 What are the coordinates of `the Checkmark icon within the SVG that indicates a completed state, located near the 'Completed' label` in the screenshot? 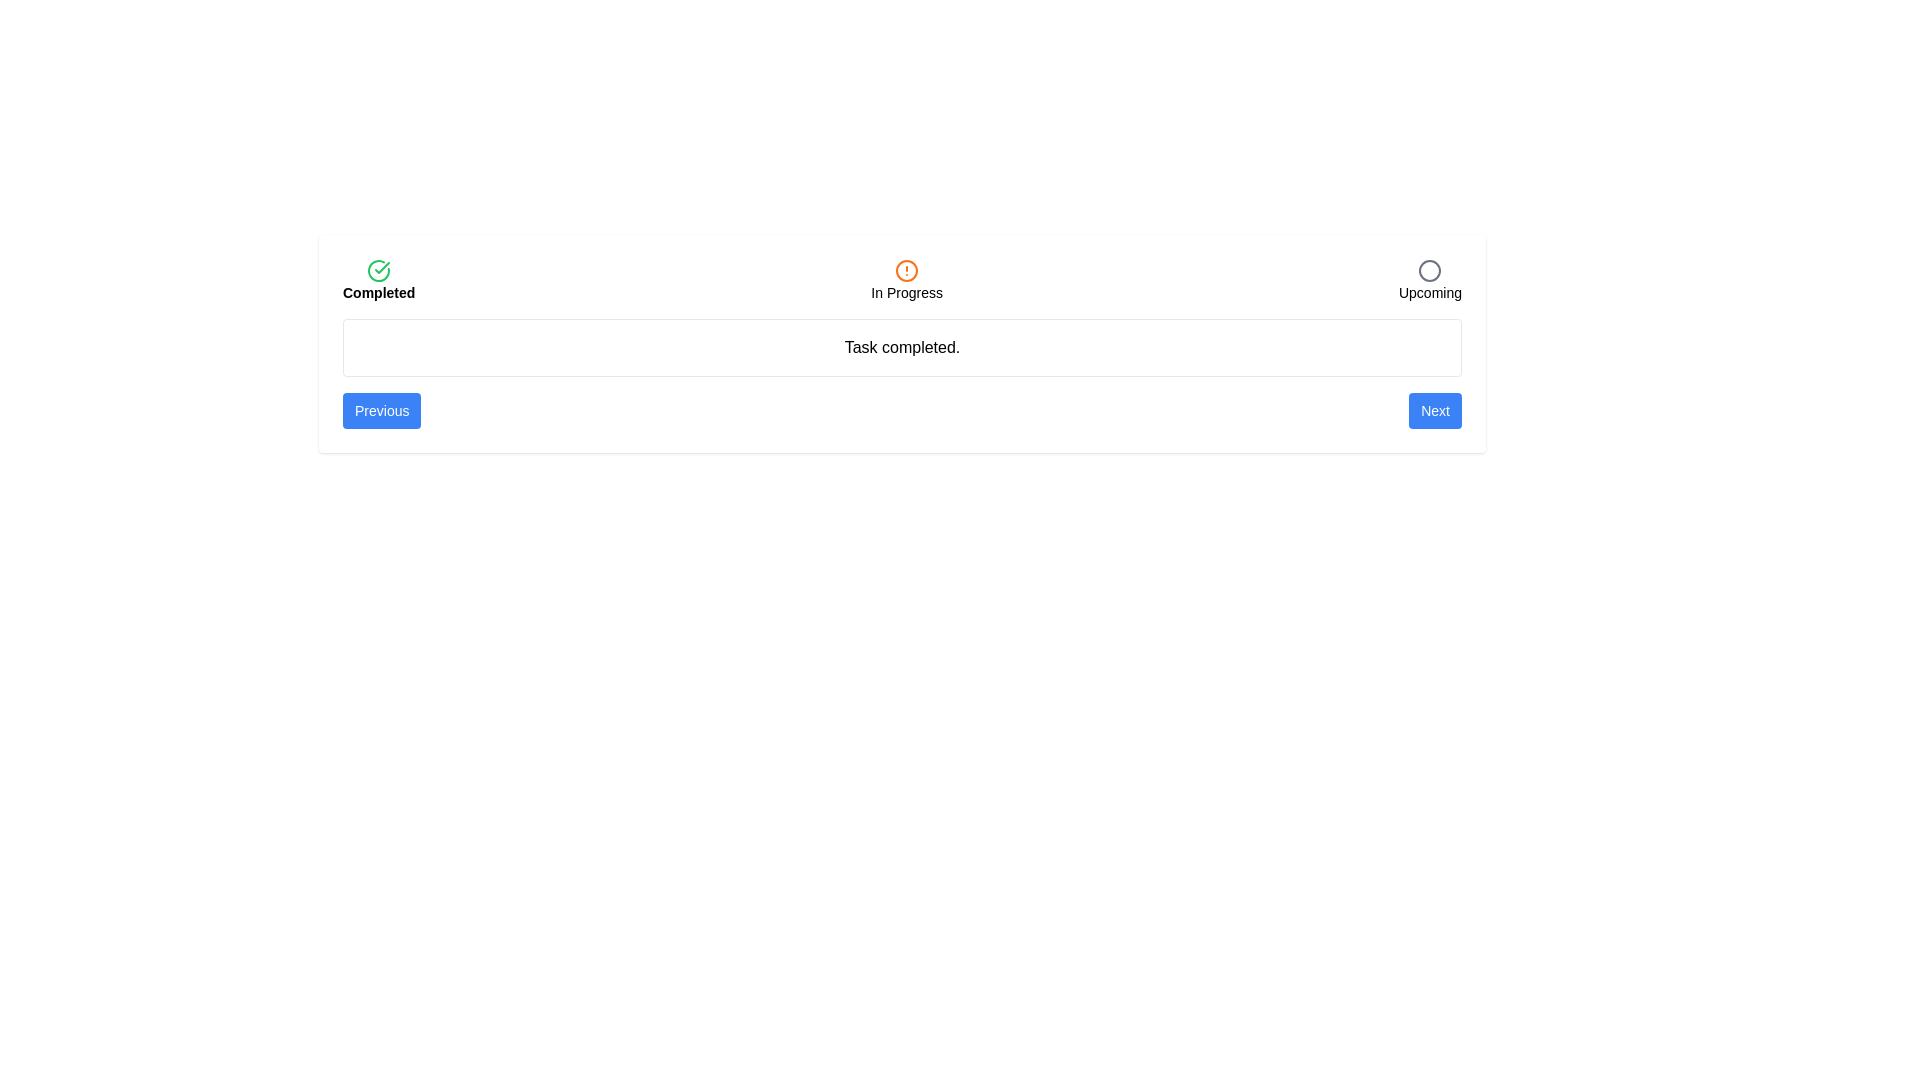 It's located at (382, 266).